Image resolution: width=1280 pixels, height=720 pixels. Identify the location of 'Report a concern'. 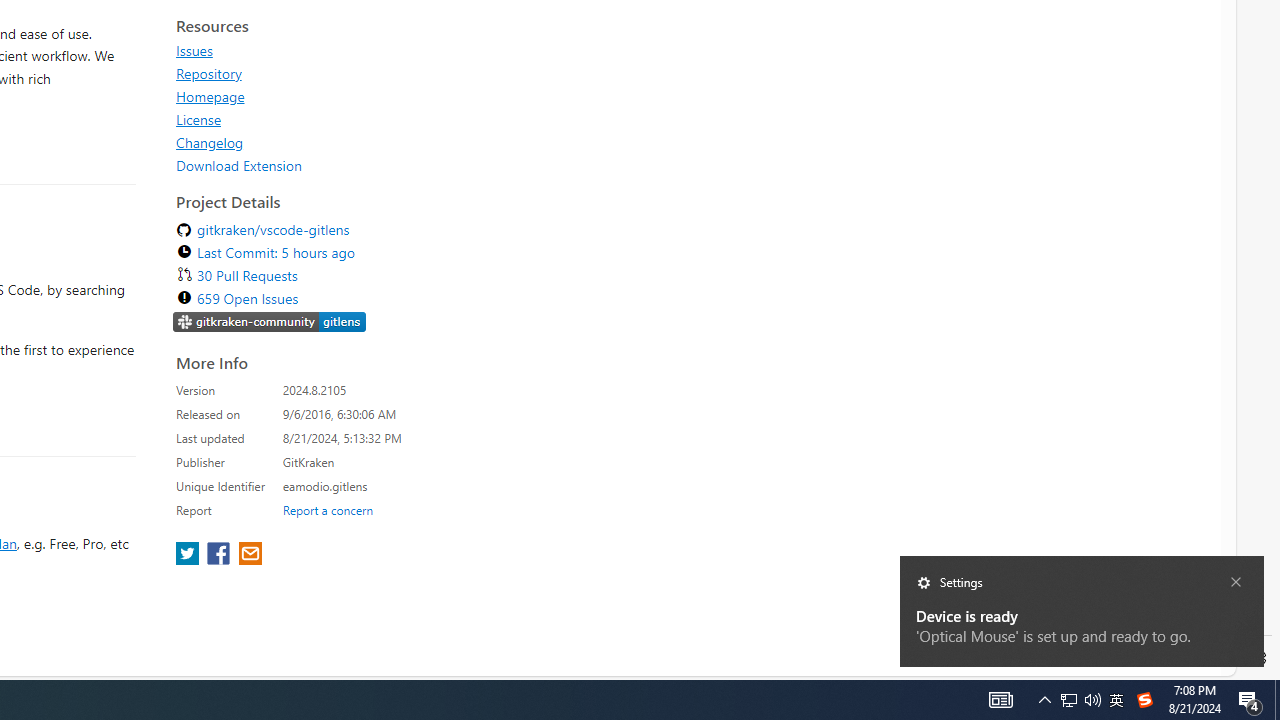
(327, 508).